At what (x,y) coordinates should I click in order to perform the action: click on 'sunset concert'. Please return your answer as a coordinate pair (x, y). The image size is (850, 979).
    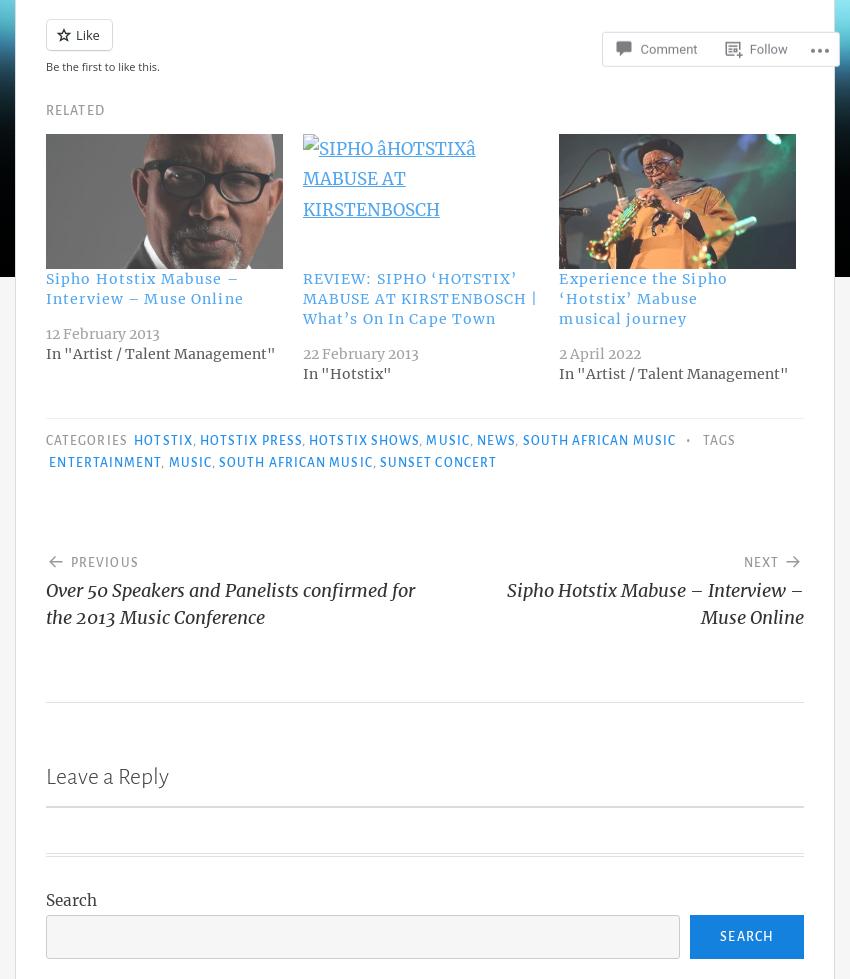
    Looking at the image, I should click on (437, 462).